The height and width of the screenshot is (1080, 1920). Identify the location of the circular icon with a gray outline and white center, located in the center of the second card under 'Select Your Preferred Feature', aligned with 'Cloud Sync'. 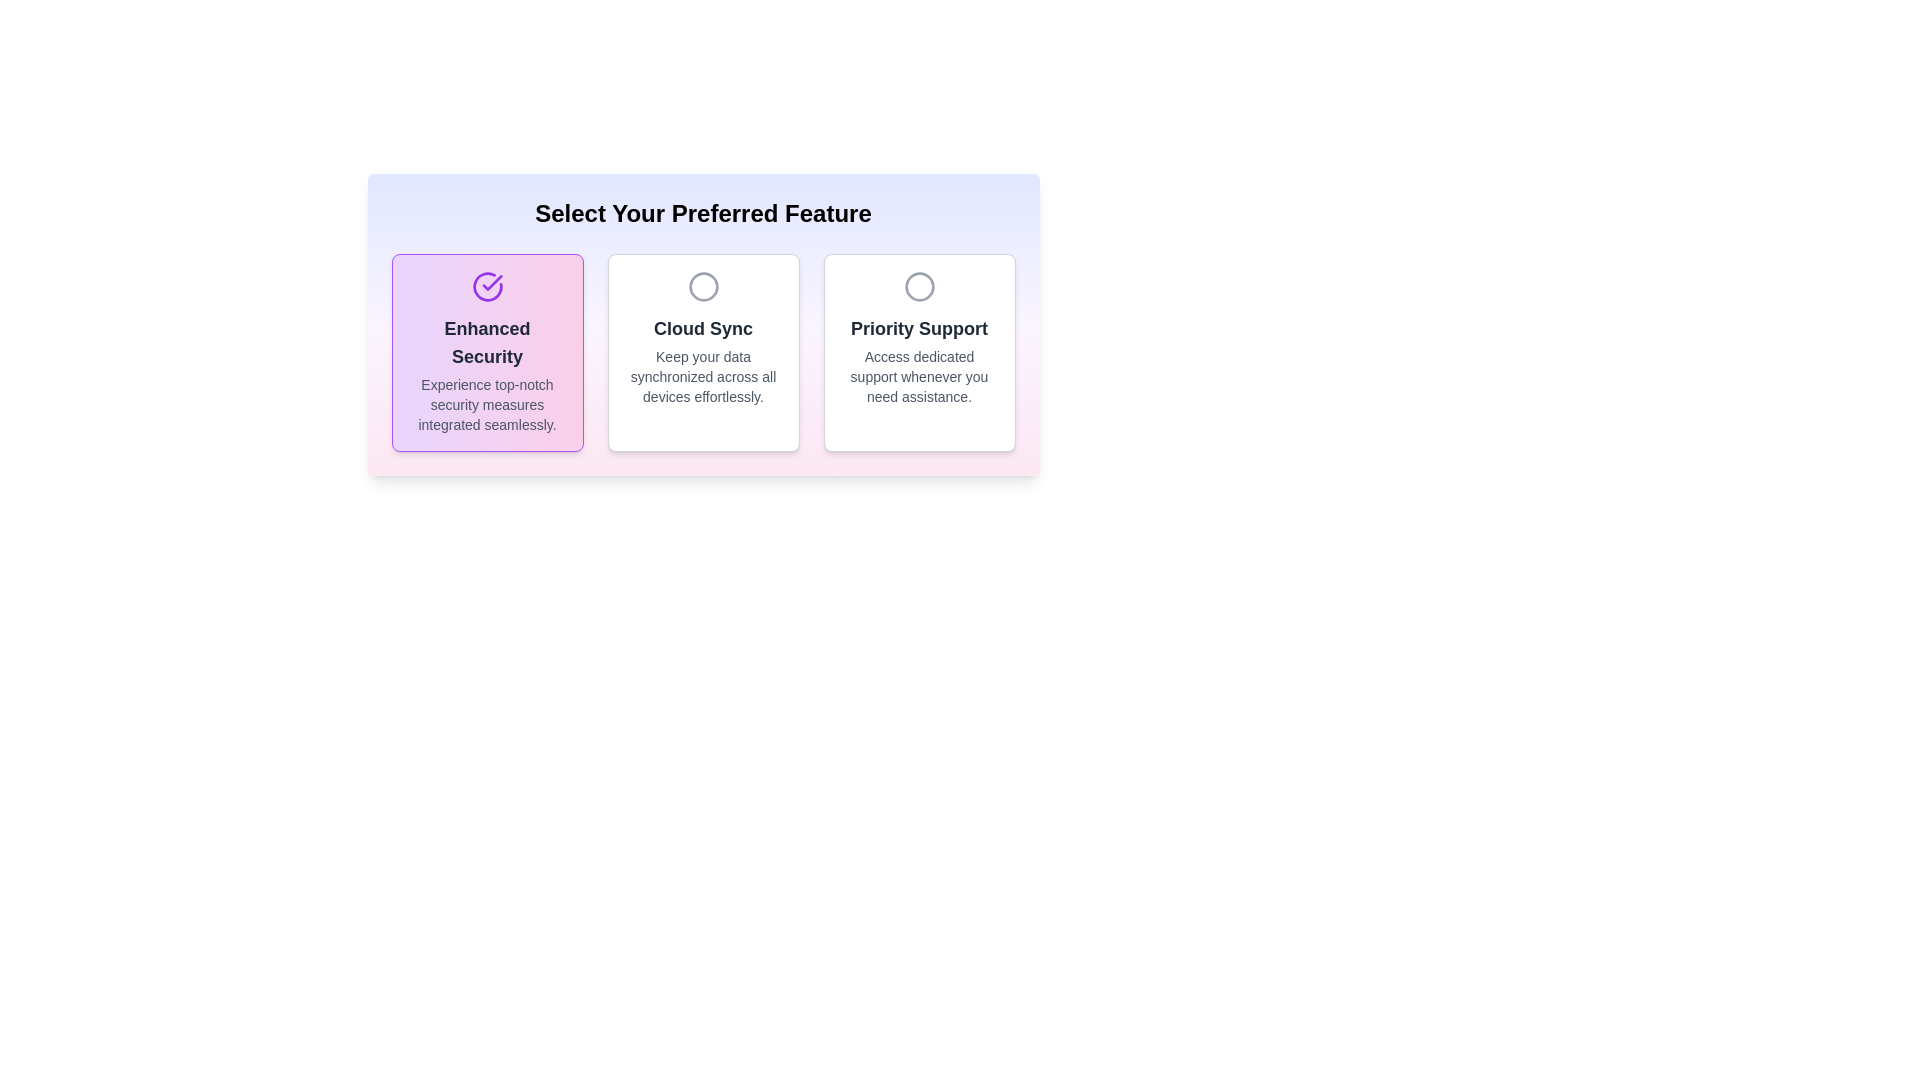
(703, 286).